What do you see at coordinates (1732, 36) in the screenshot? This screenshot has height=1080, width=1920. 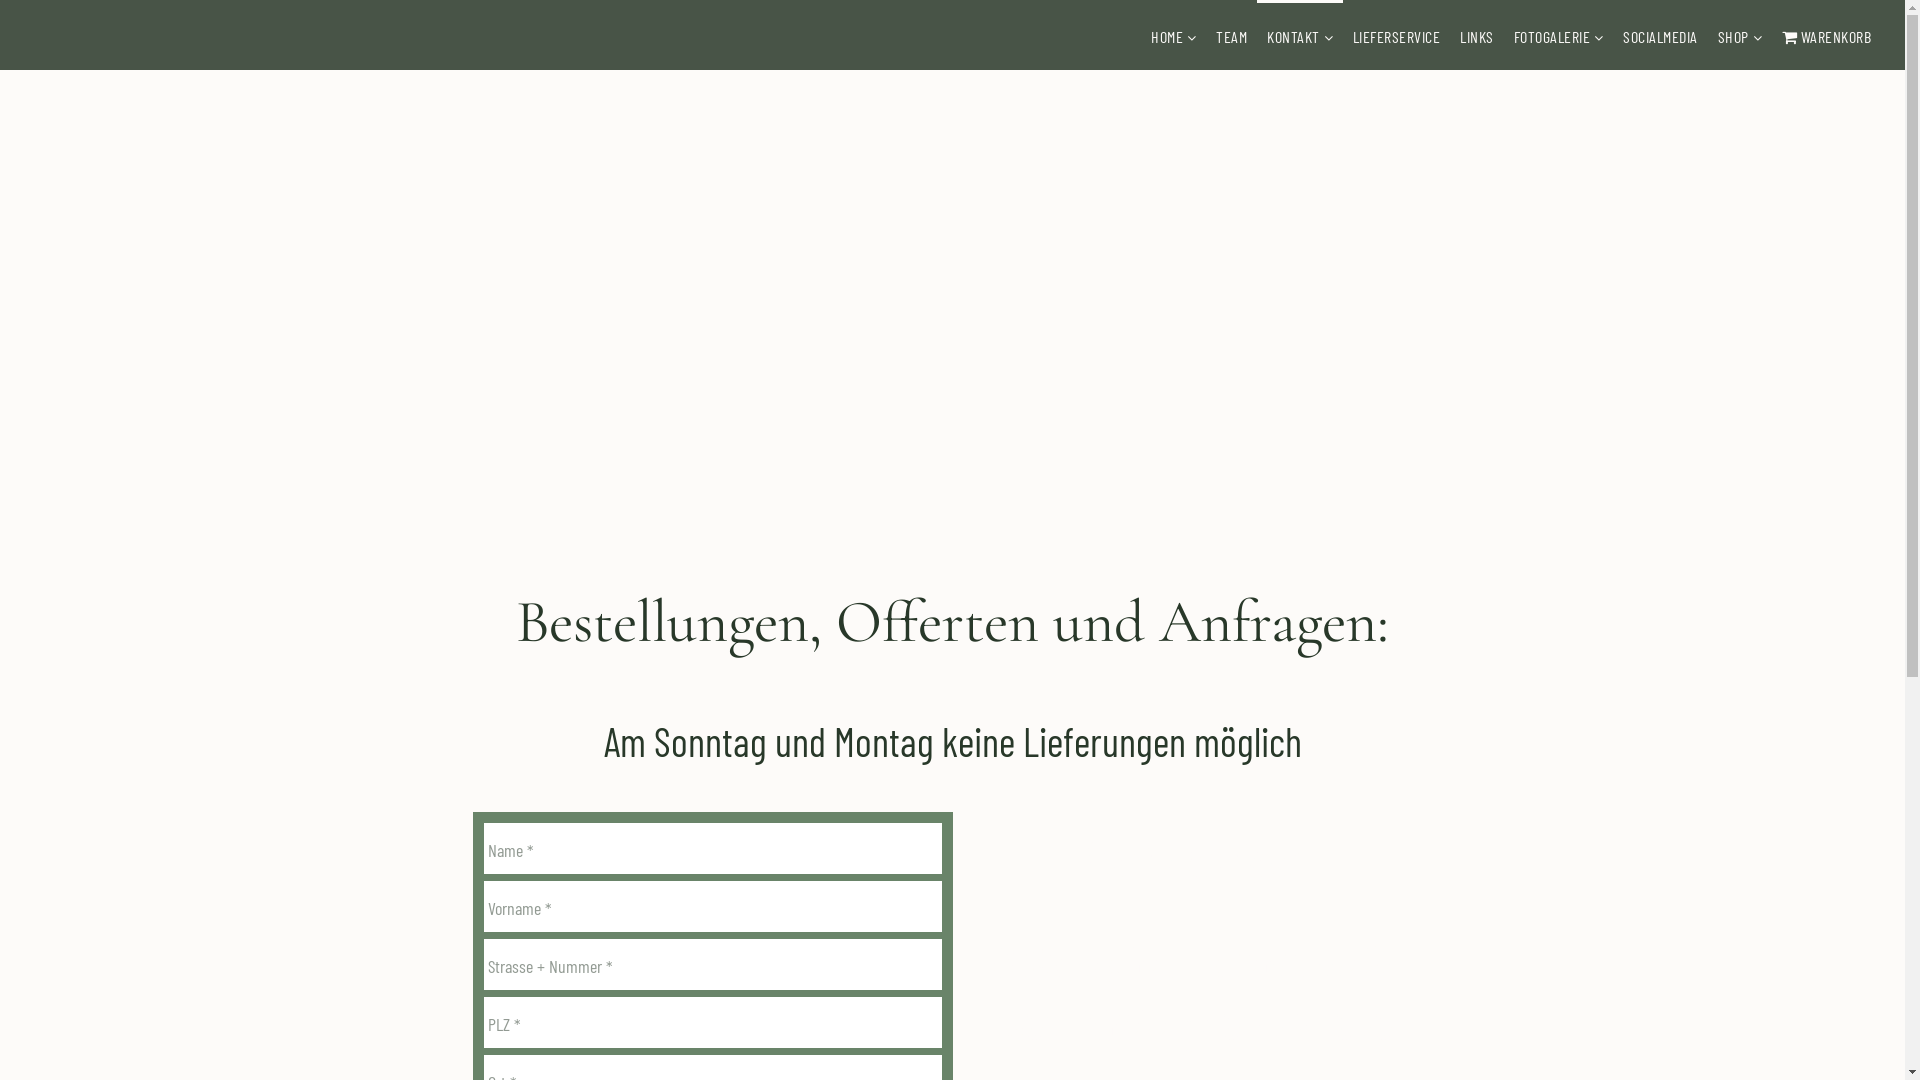 I see `'SHOP'` at bounding box center [1732, 36].